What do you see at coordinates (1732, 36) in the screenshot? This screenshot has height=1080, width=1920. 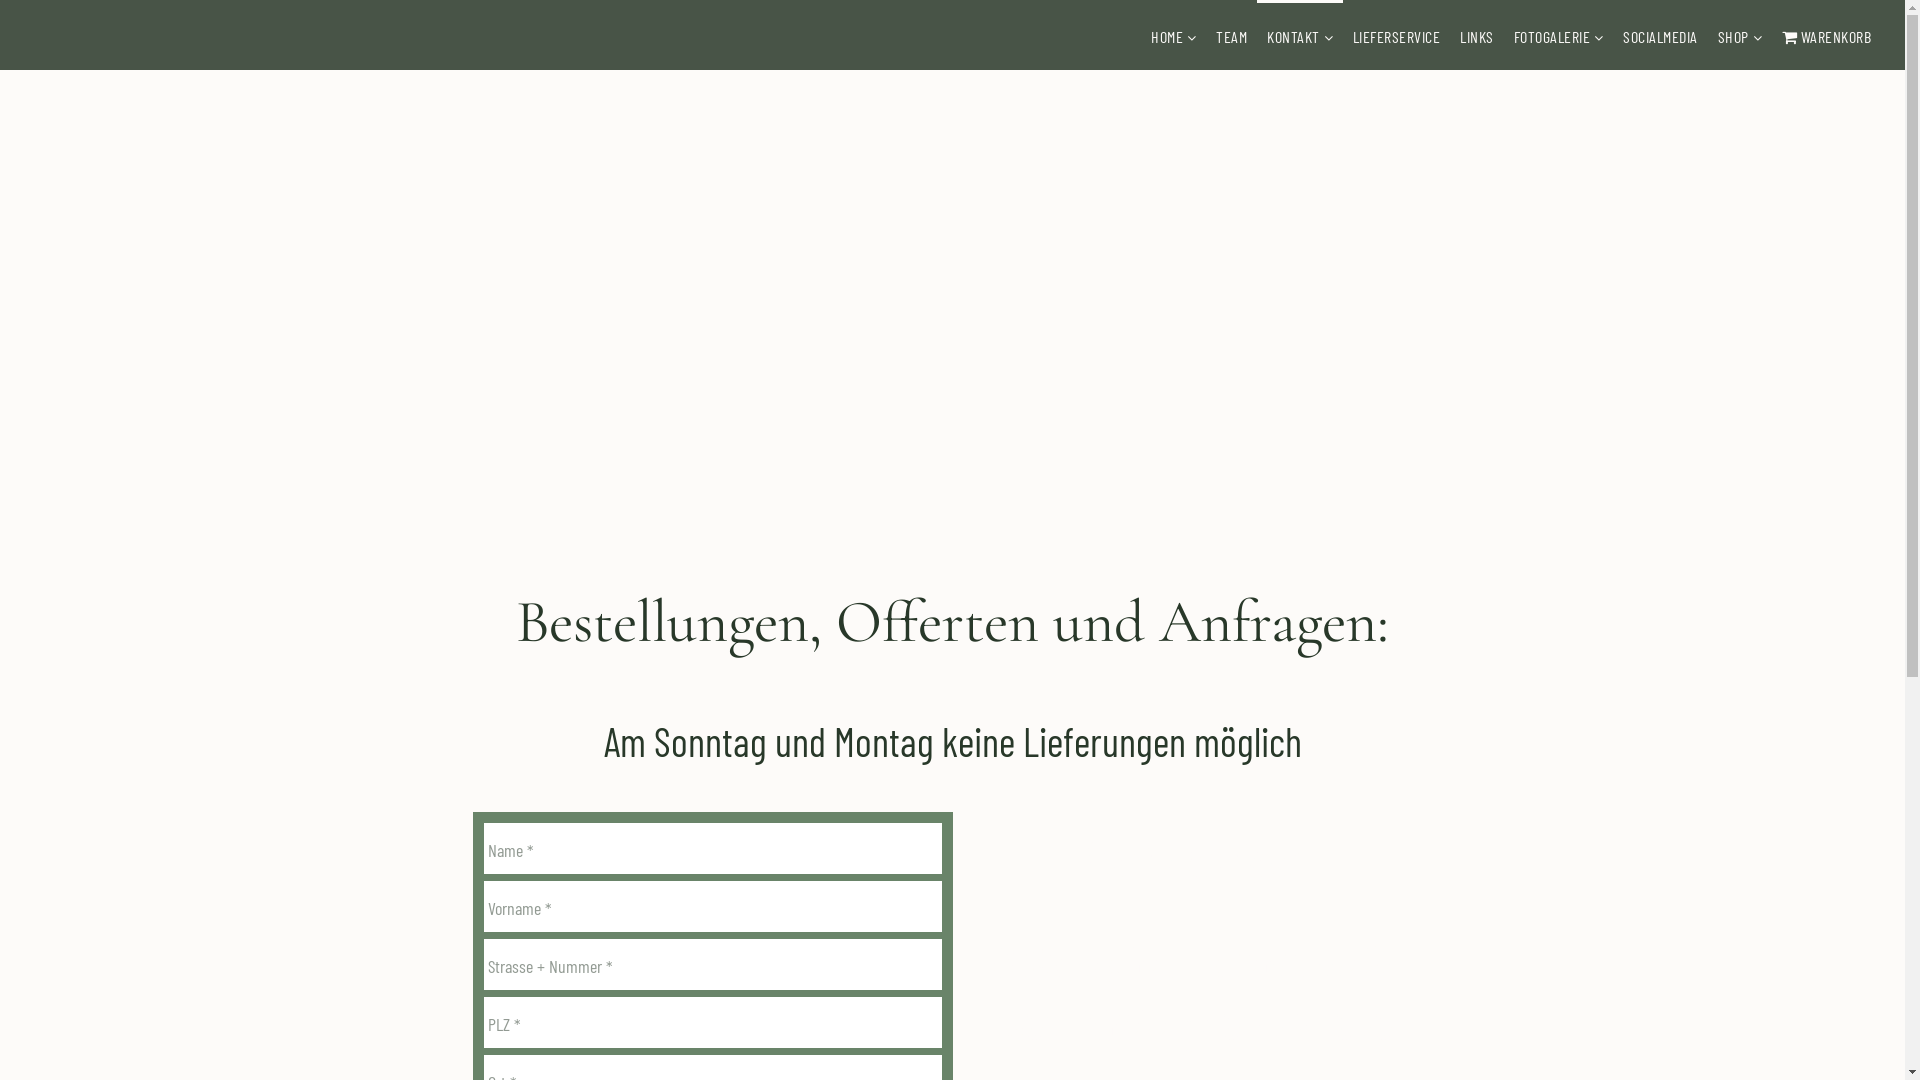 I see `'SHOP'` at bounding box center [1732, 36].